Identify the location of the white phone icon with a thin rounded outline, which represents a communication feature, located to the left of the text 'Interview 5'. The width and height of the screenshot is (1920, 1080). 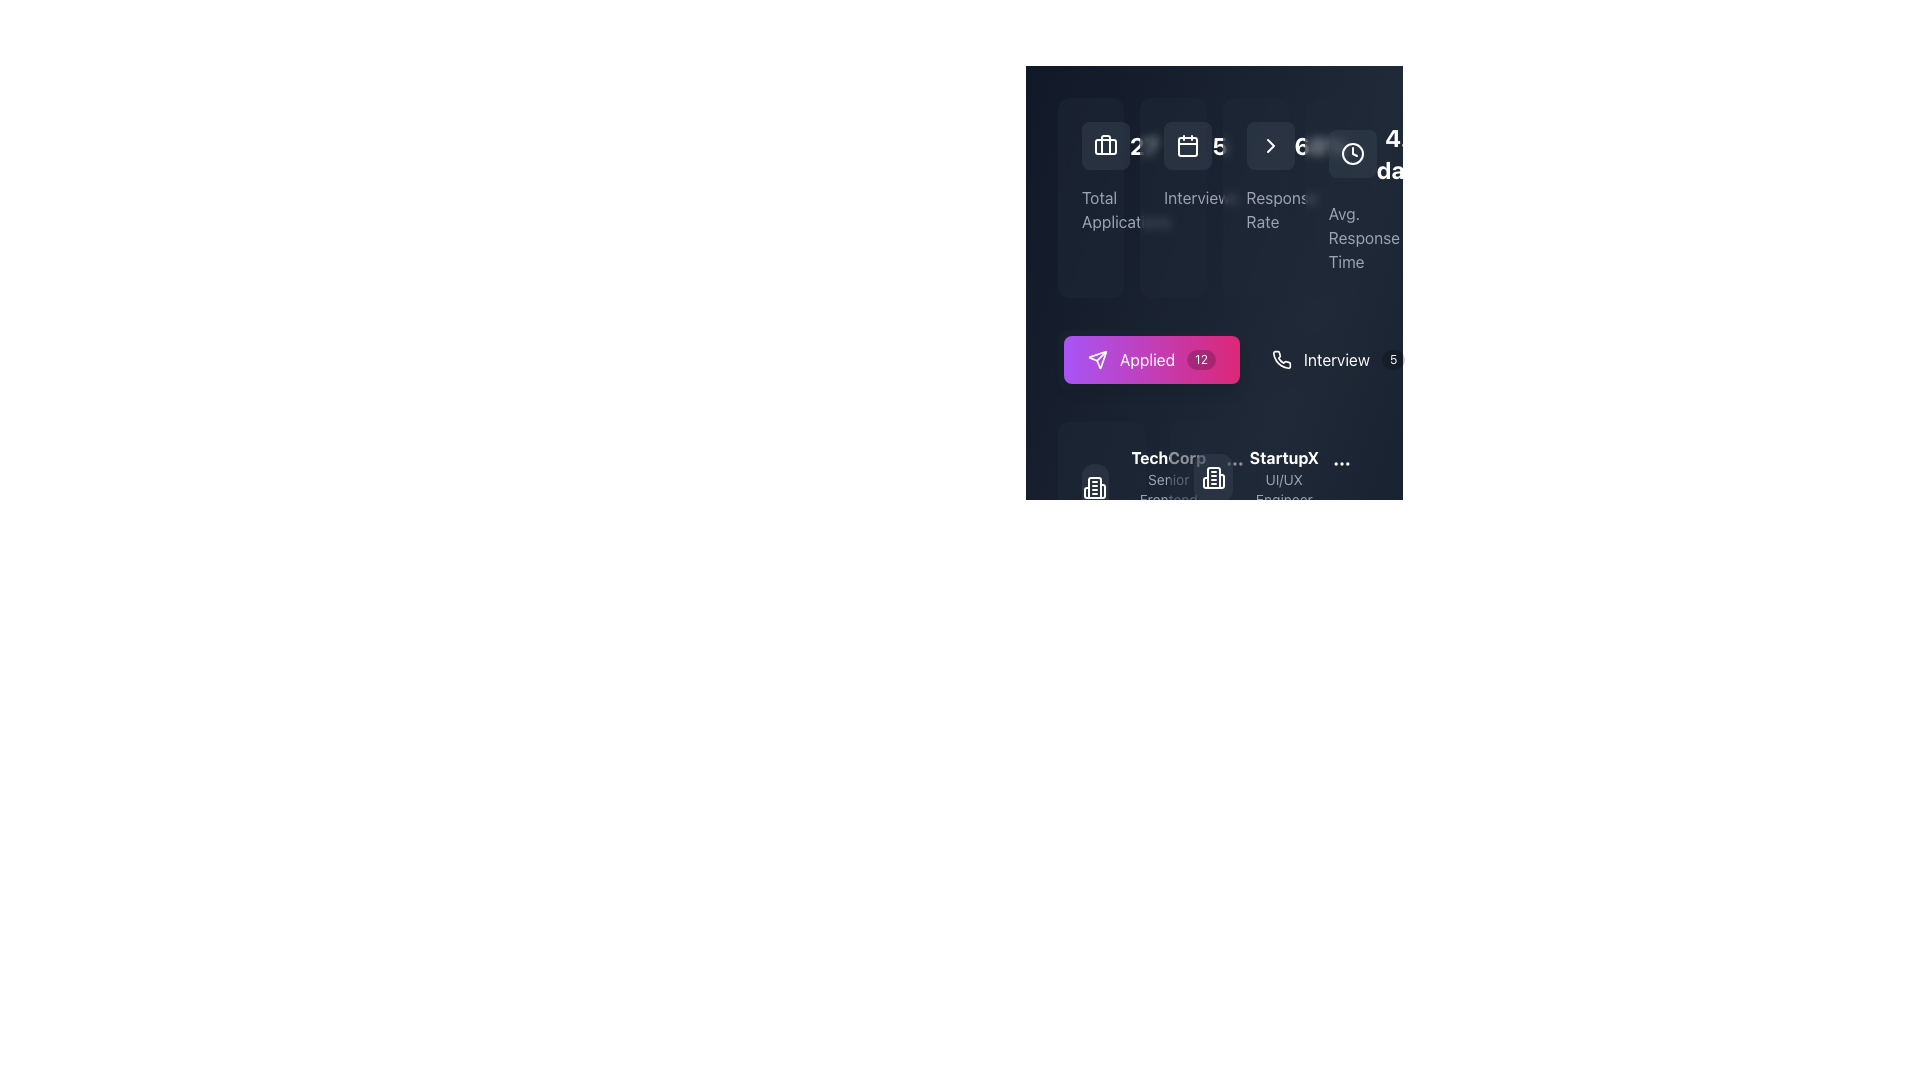
(1281, 358).